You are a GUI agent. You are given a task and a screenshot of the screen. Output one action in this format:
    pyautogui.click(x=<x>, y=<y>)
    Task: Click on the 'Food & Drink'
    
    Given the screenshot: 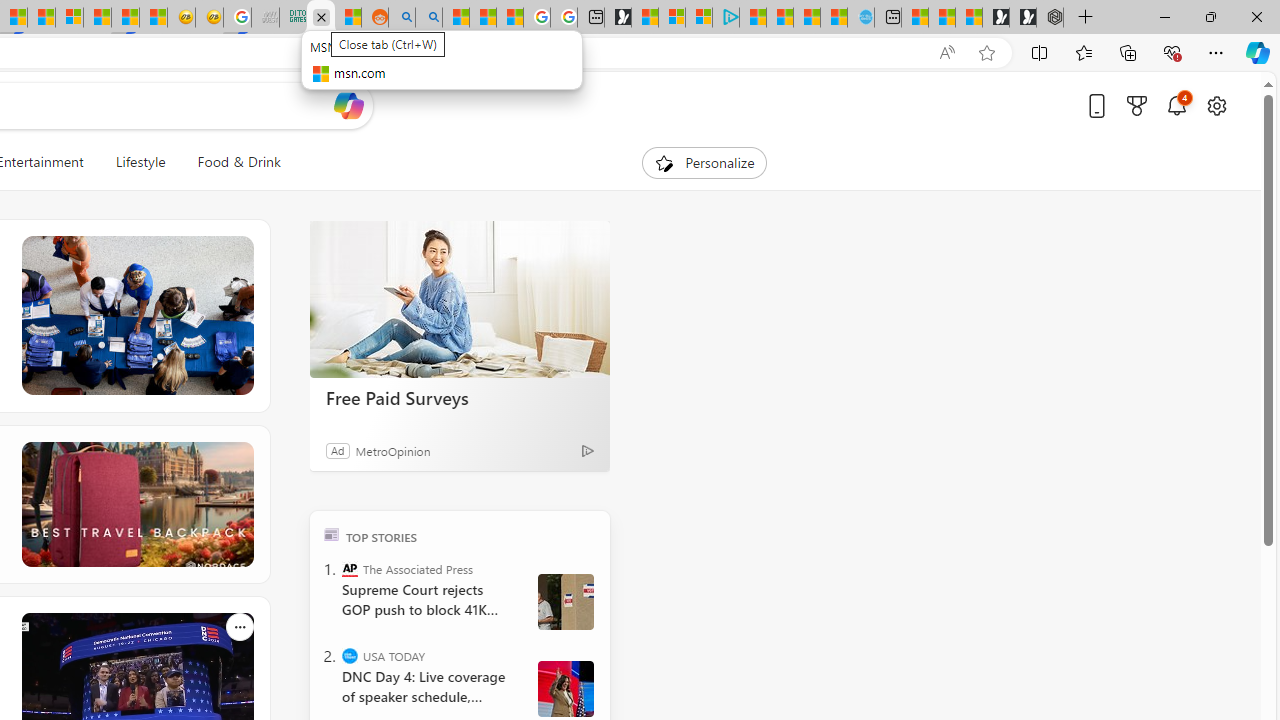 What is the action you would take?
    pyautogui.click(x=239, y=162)
    